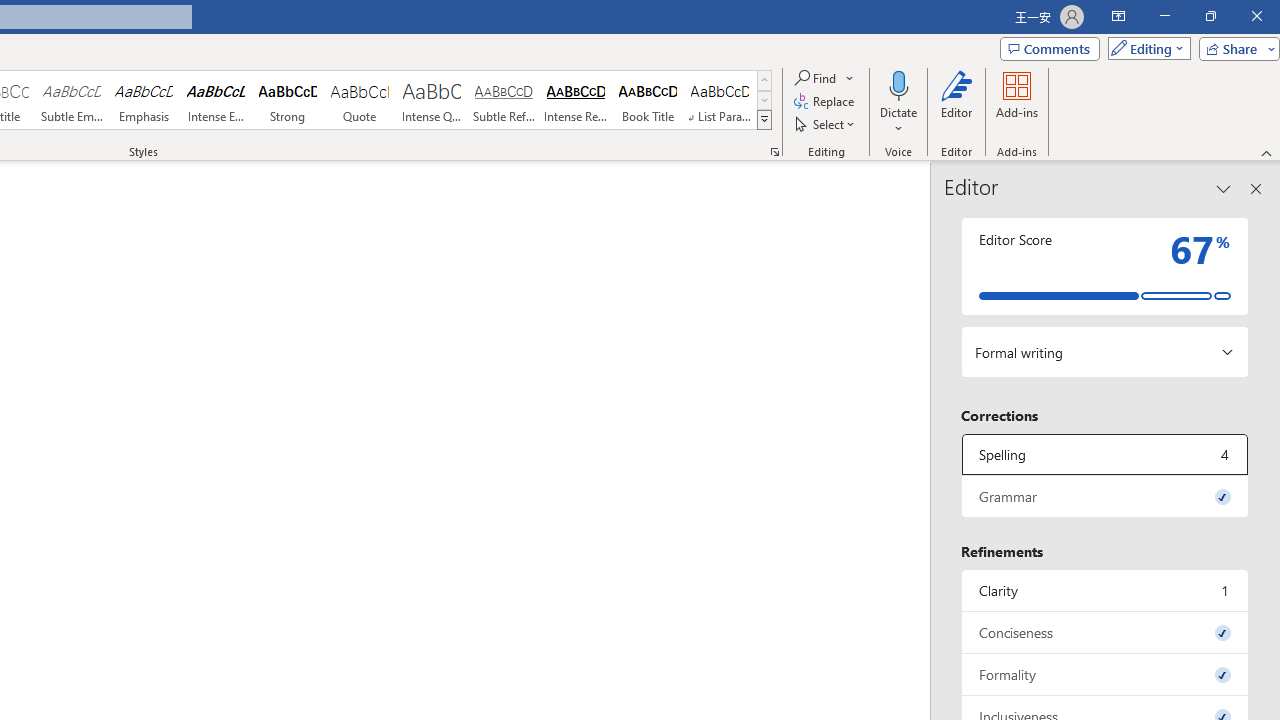 The image size is (1280, 720). I want to click on 'Book Title', so click(647, 100).